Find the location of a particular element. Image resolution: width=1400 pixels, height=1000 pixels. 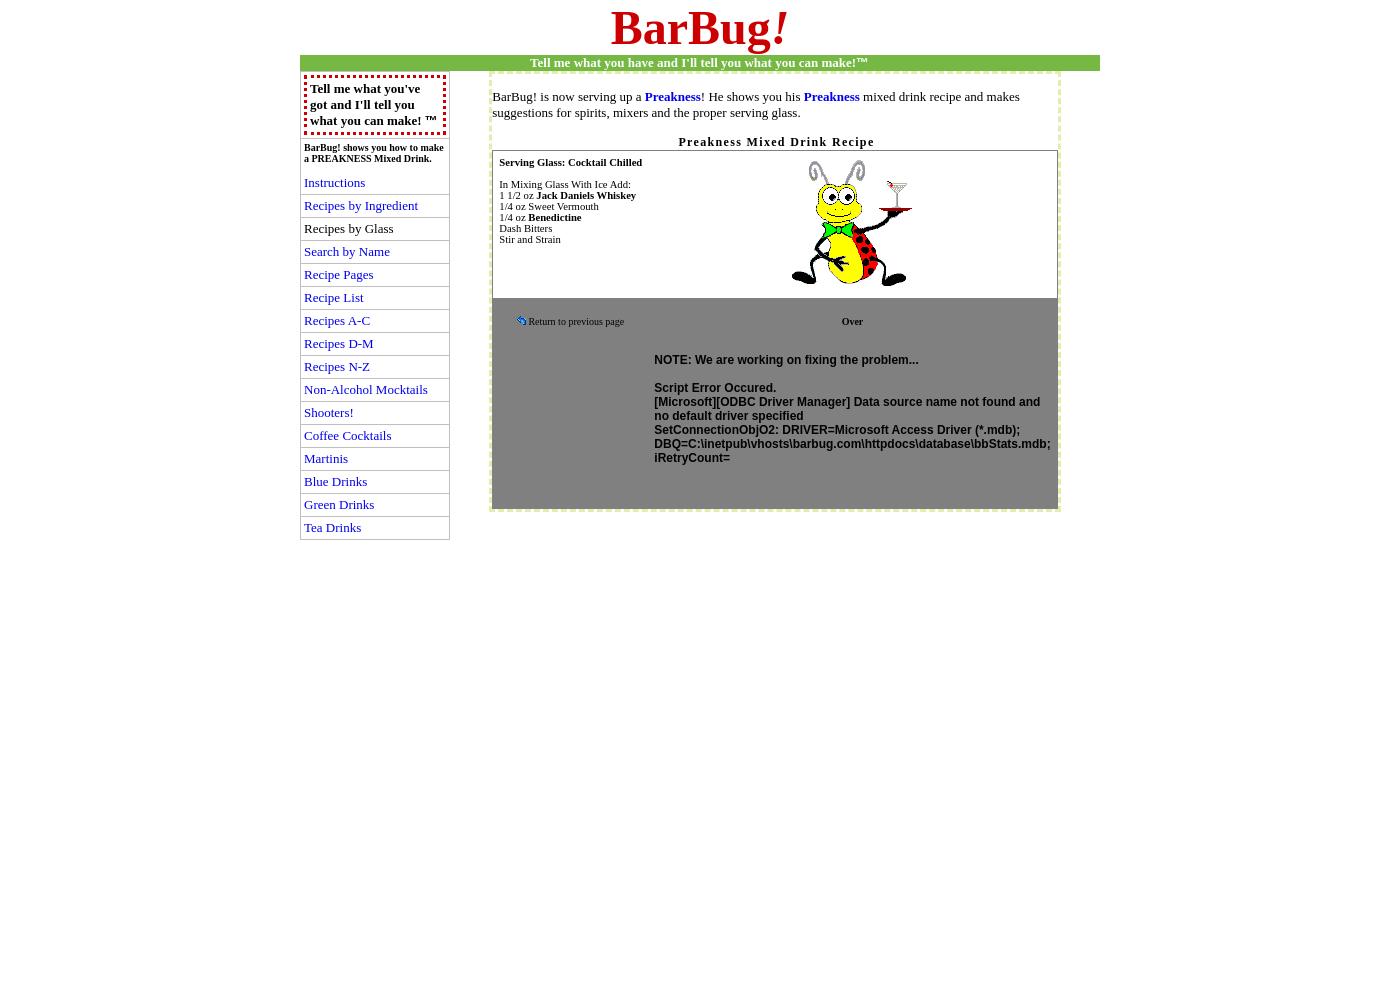

'Shooters!' is located at coordinates (328, 412).